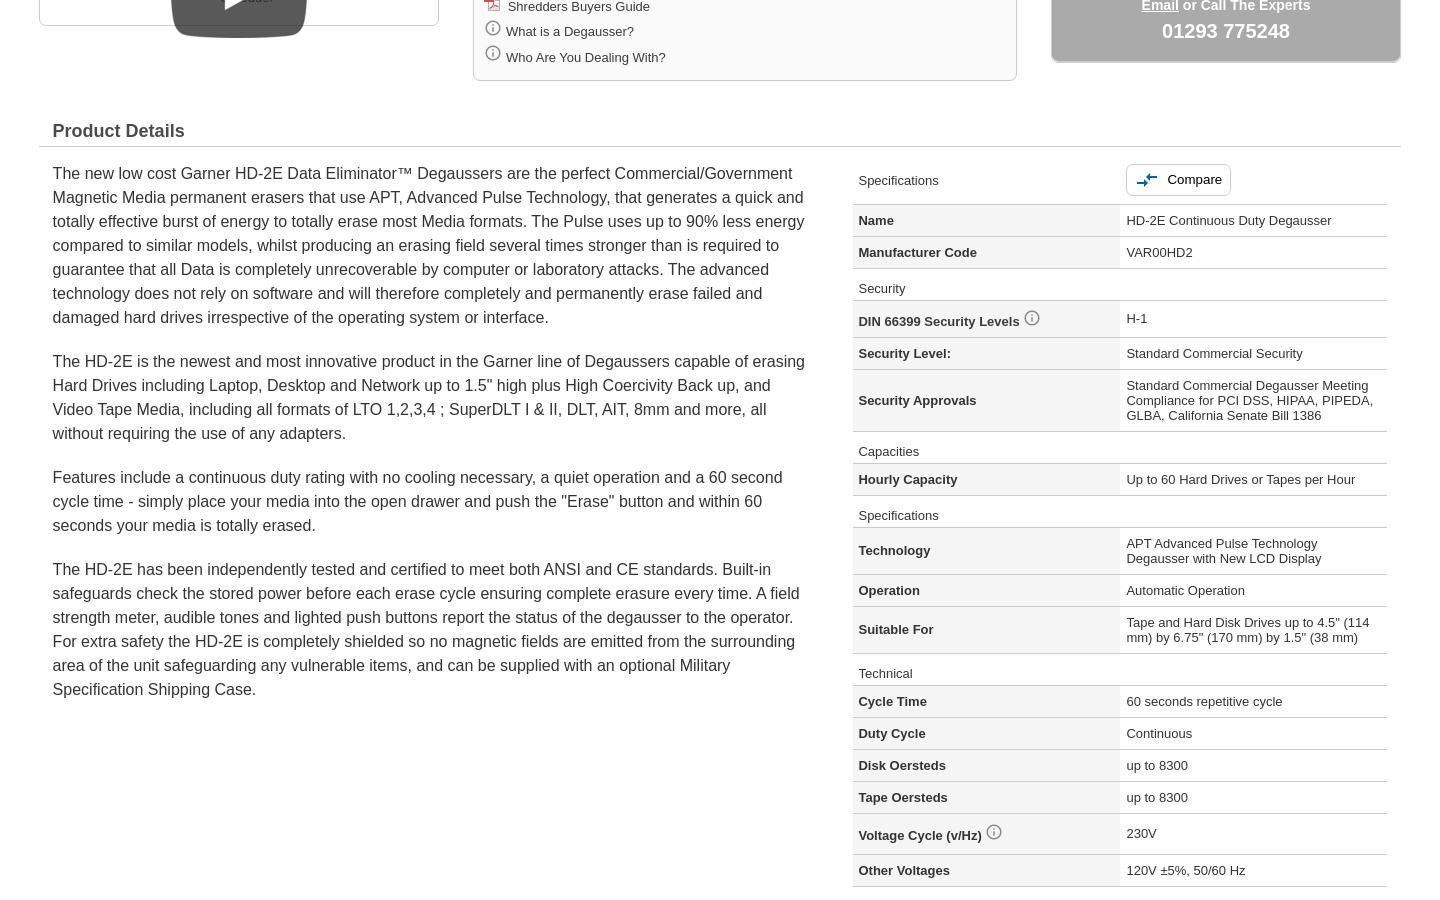 This screenshot has height=900, width=1440. I want to click on 'Compare', so click(1194, 178).